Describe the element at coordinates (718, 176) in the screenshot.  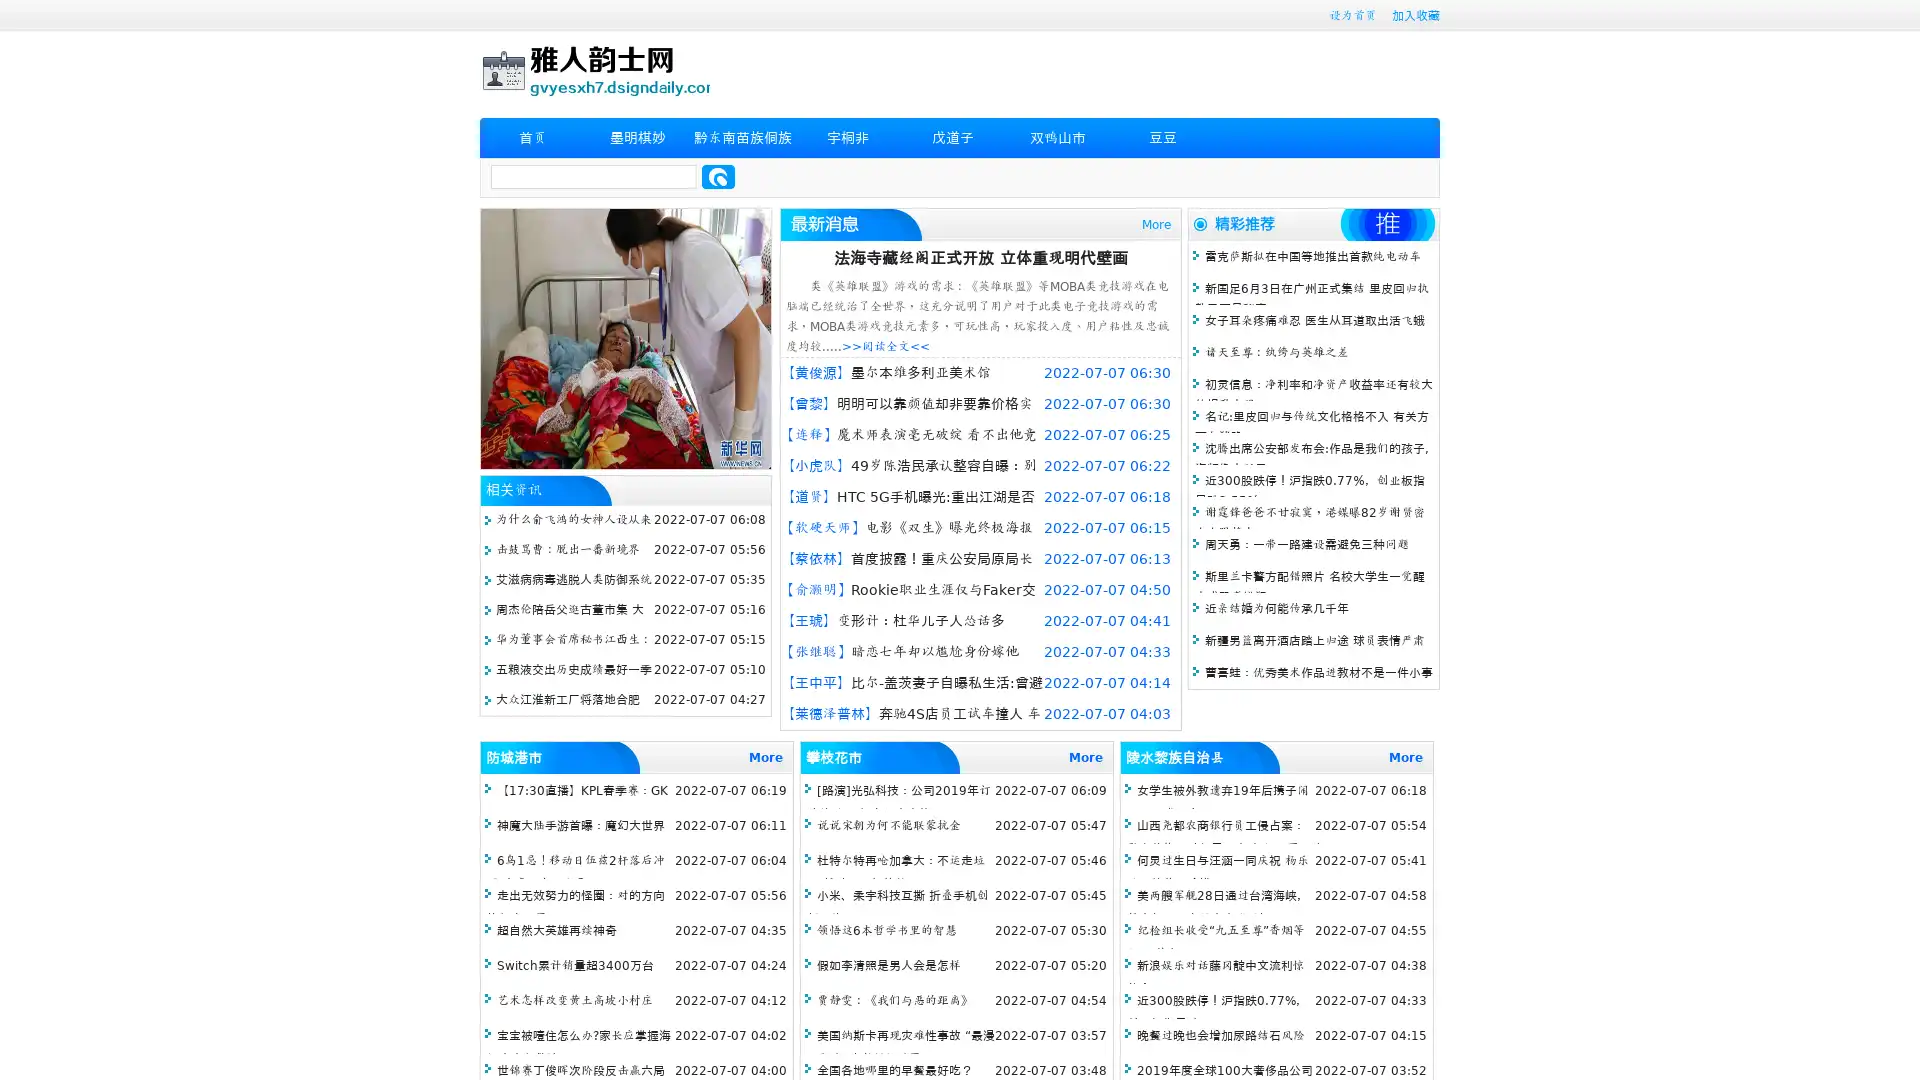
I see `Search` at that location.